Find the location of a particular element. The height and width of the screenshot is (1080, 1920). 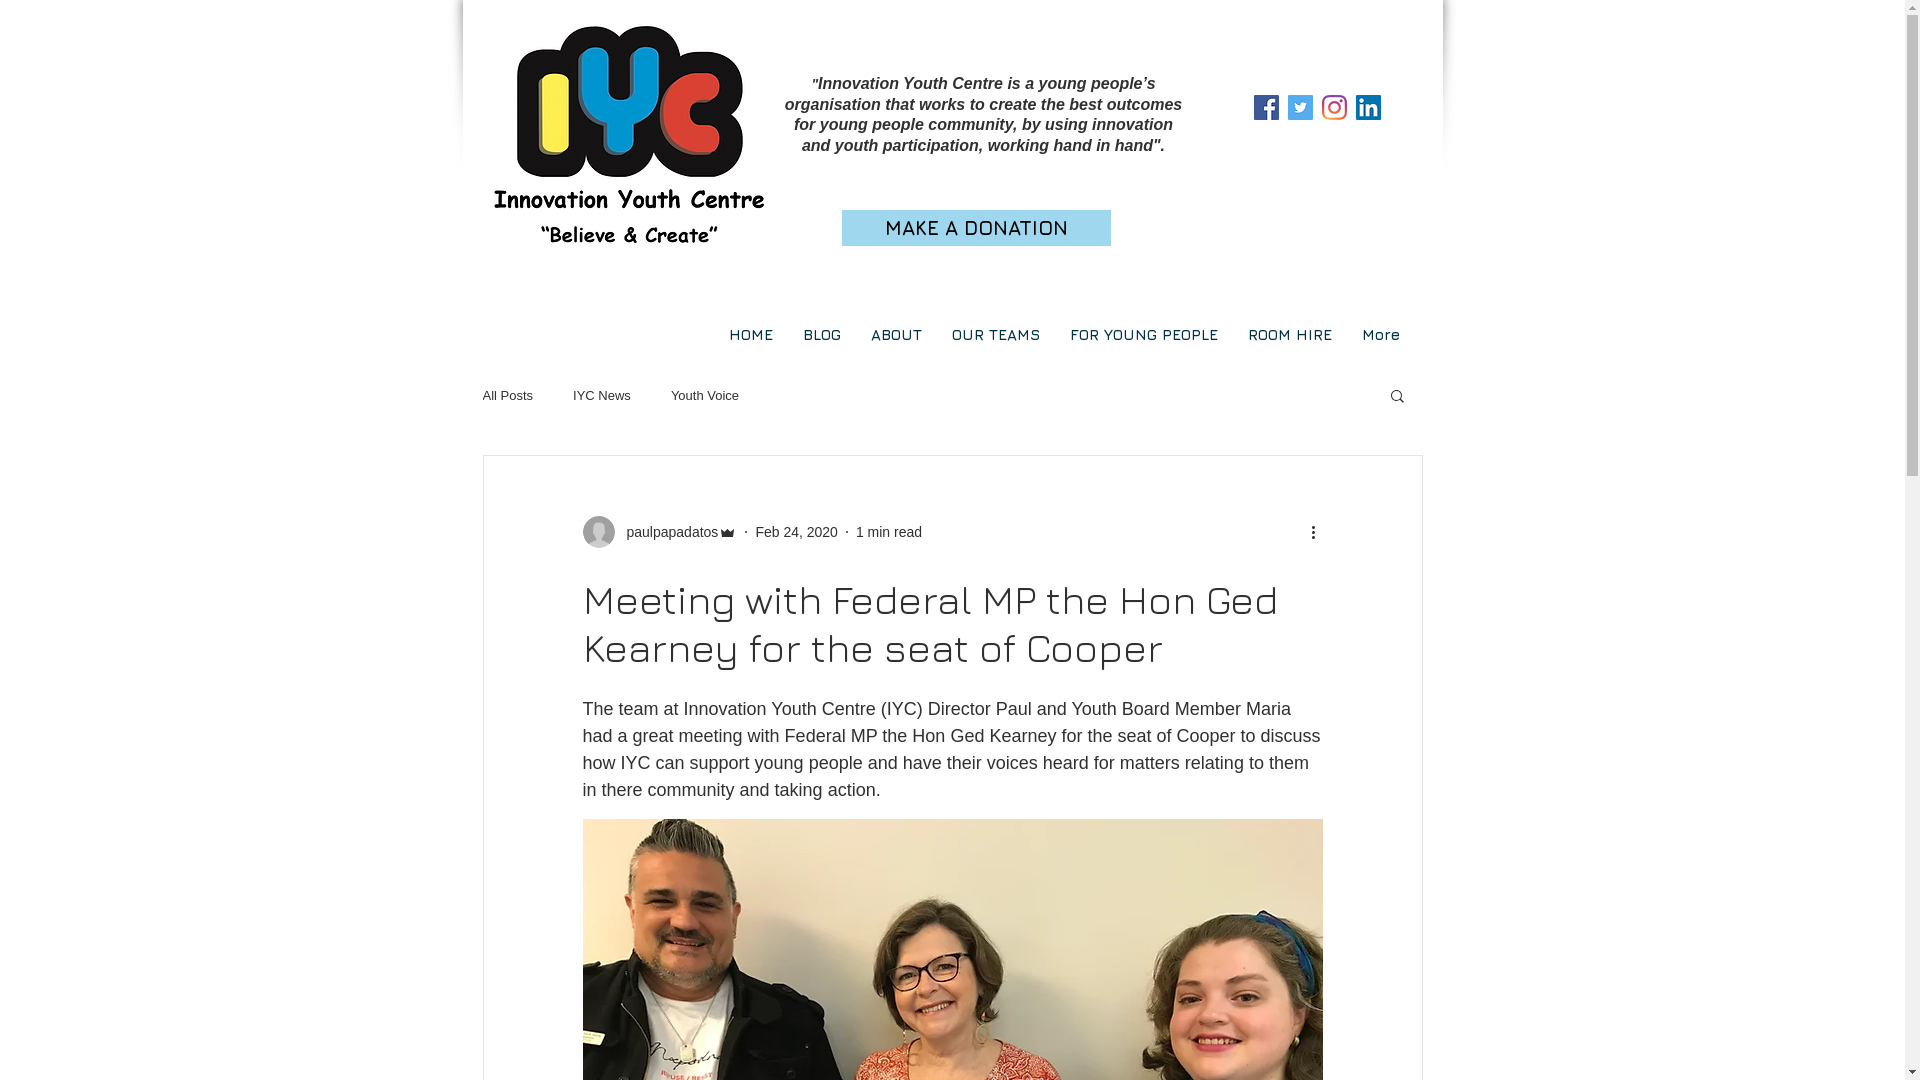

'MAKE A DONATION' is located at coordinates (976, 226).